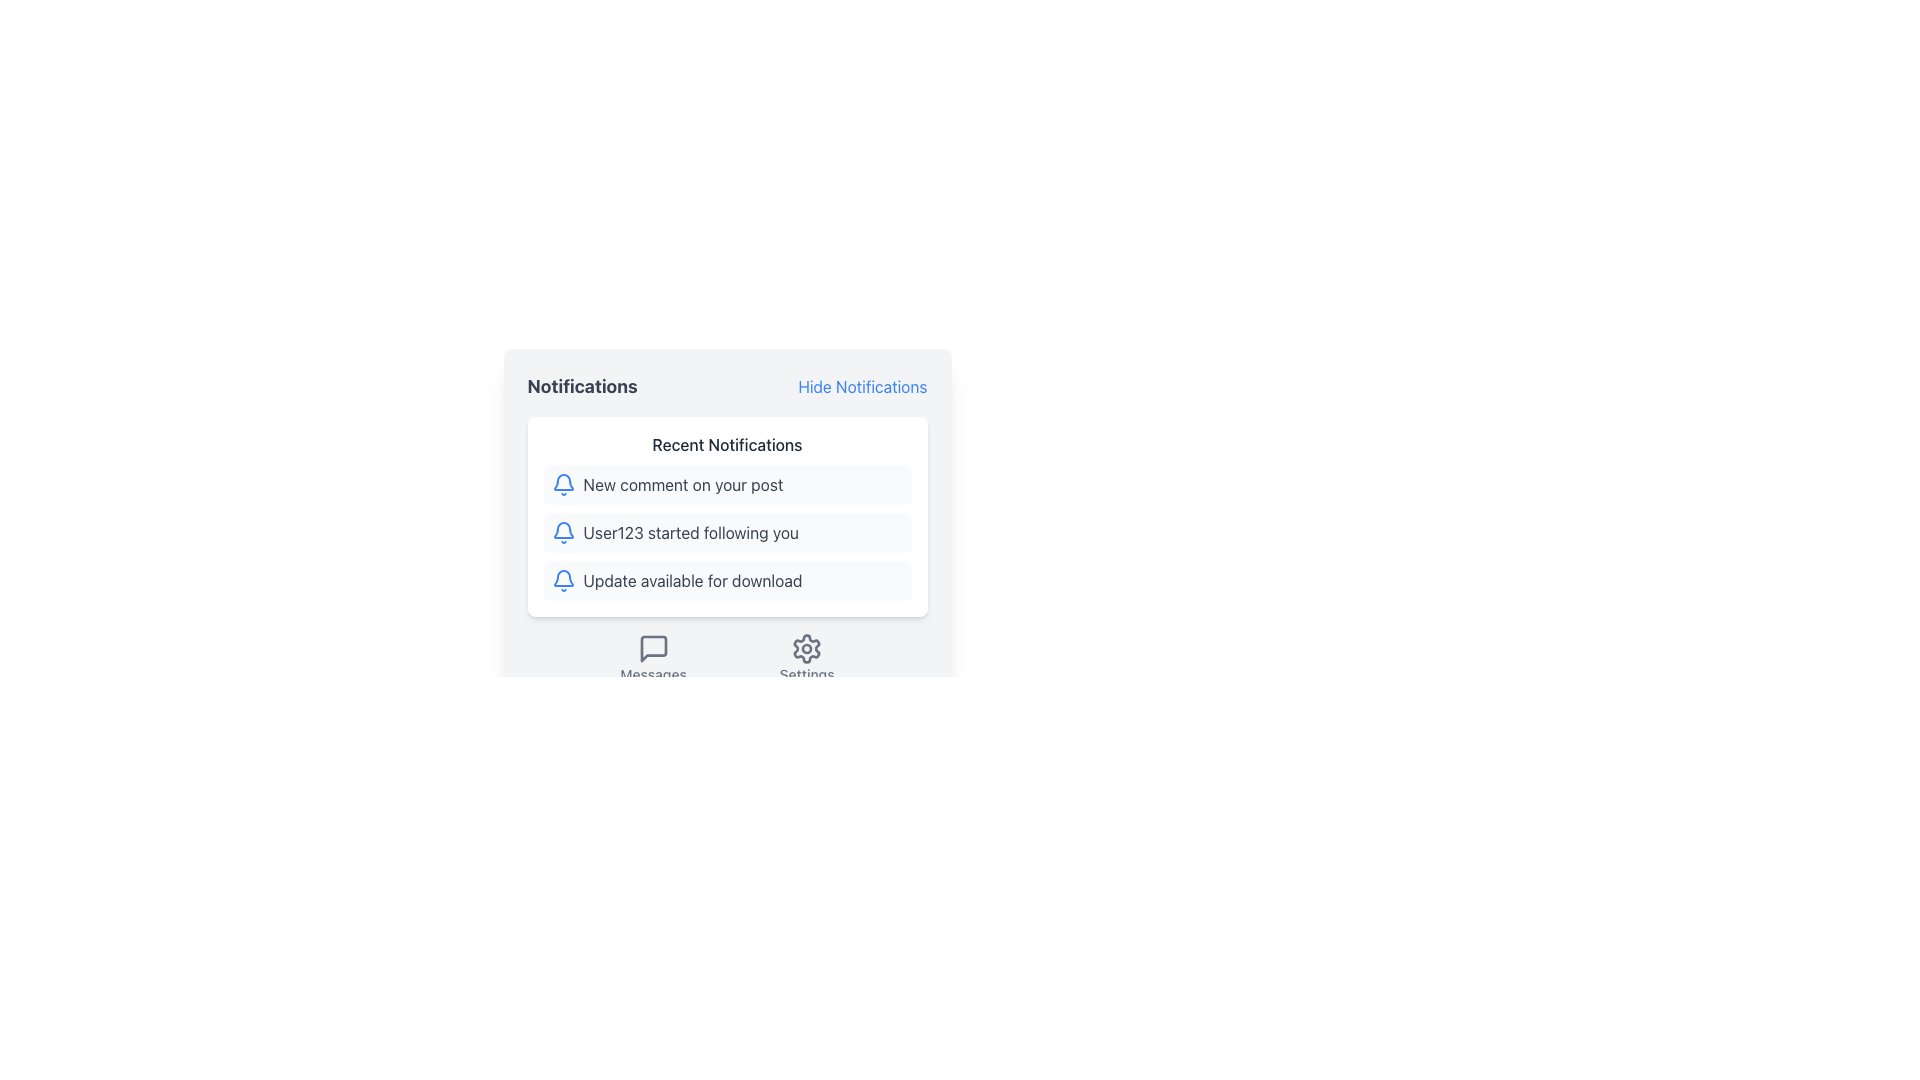 This screenshot has width=1920, height=1080. Describe the element at coordinates (726, 581) in the screenshot. I see `the third notification item in the vertical list that notifies the user of an available update for download` at that location.